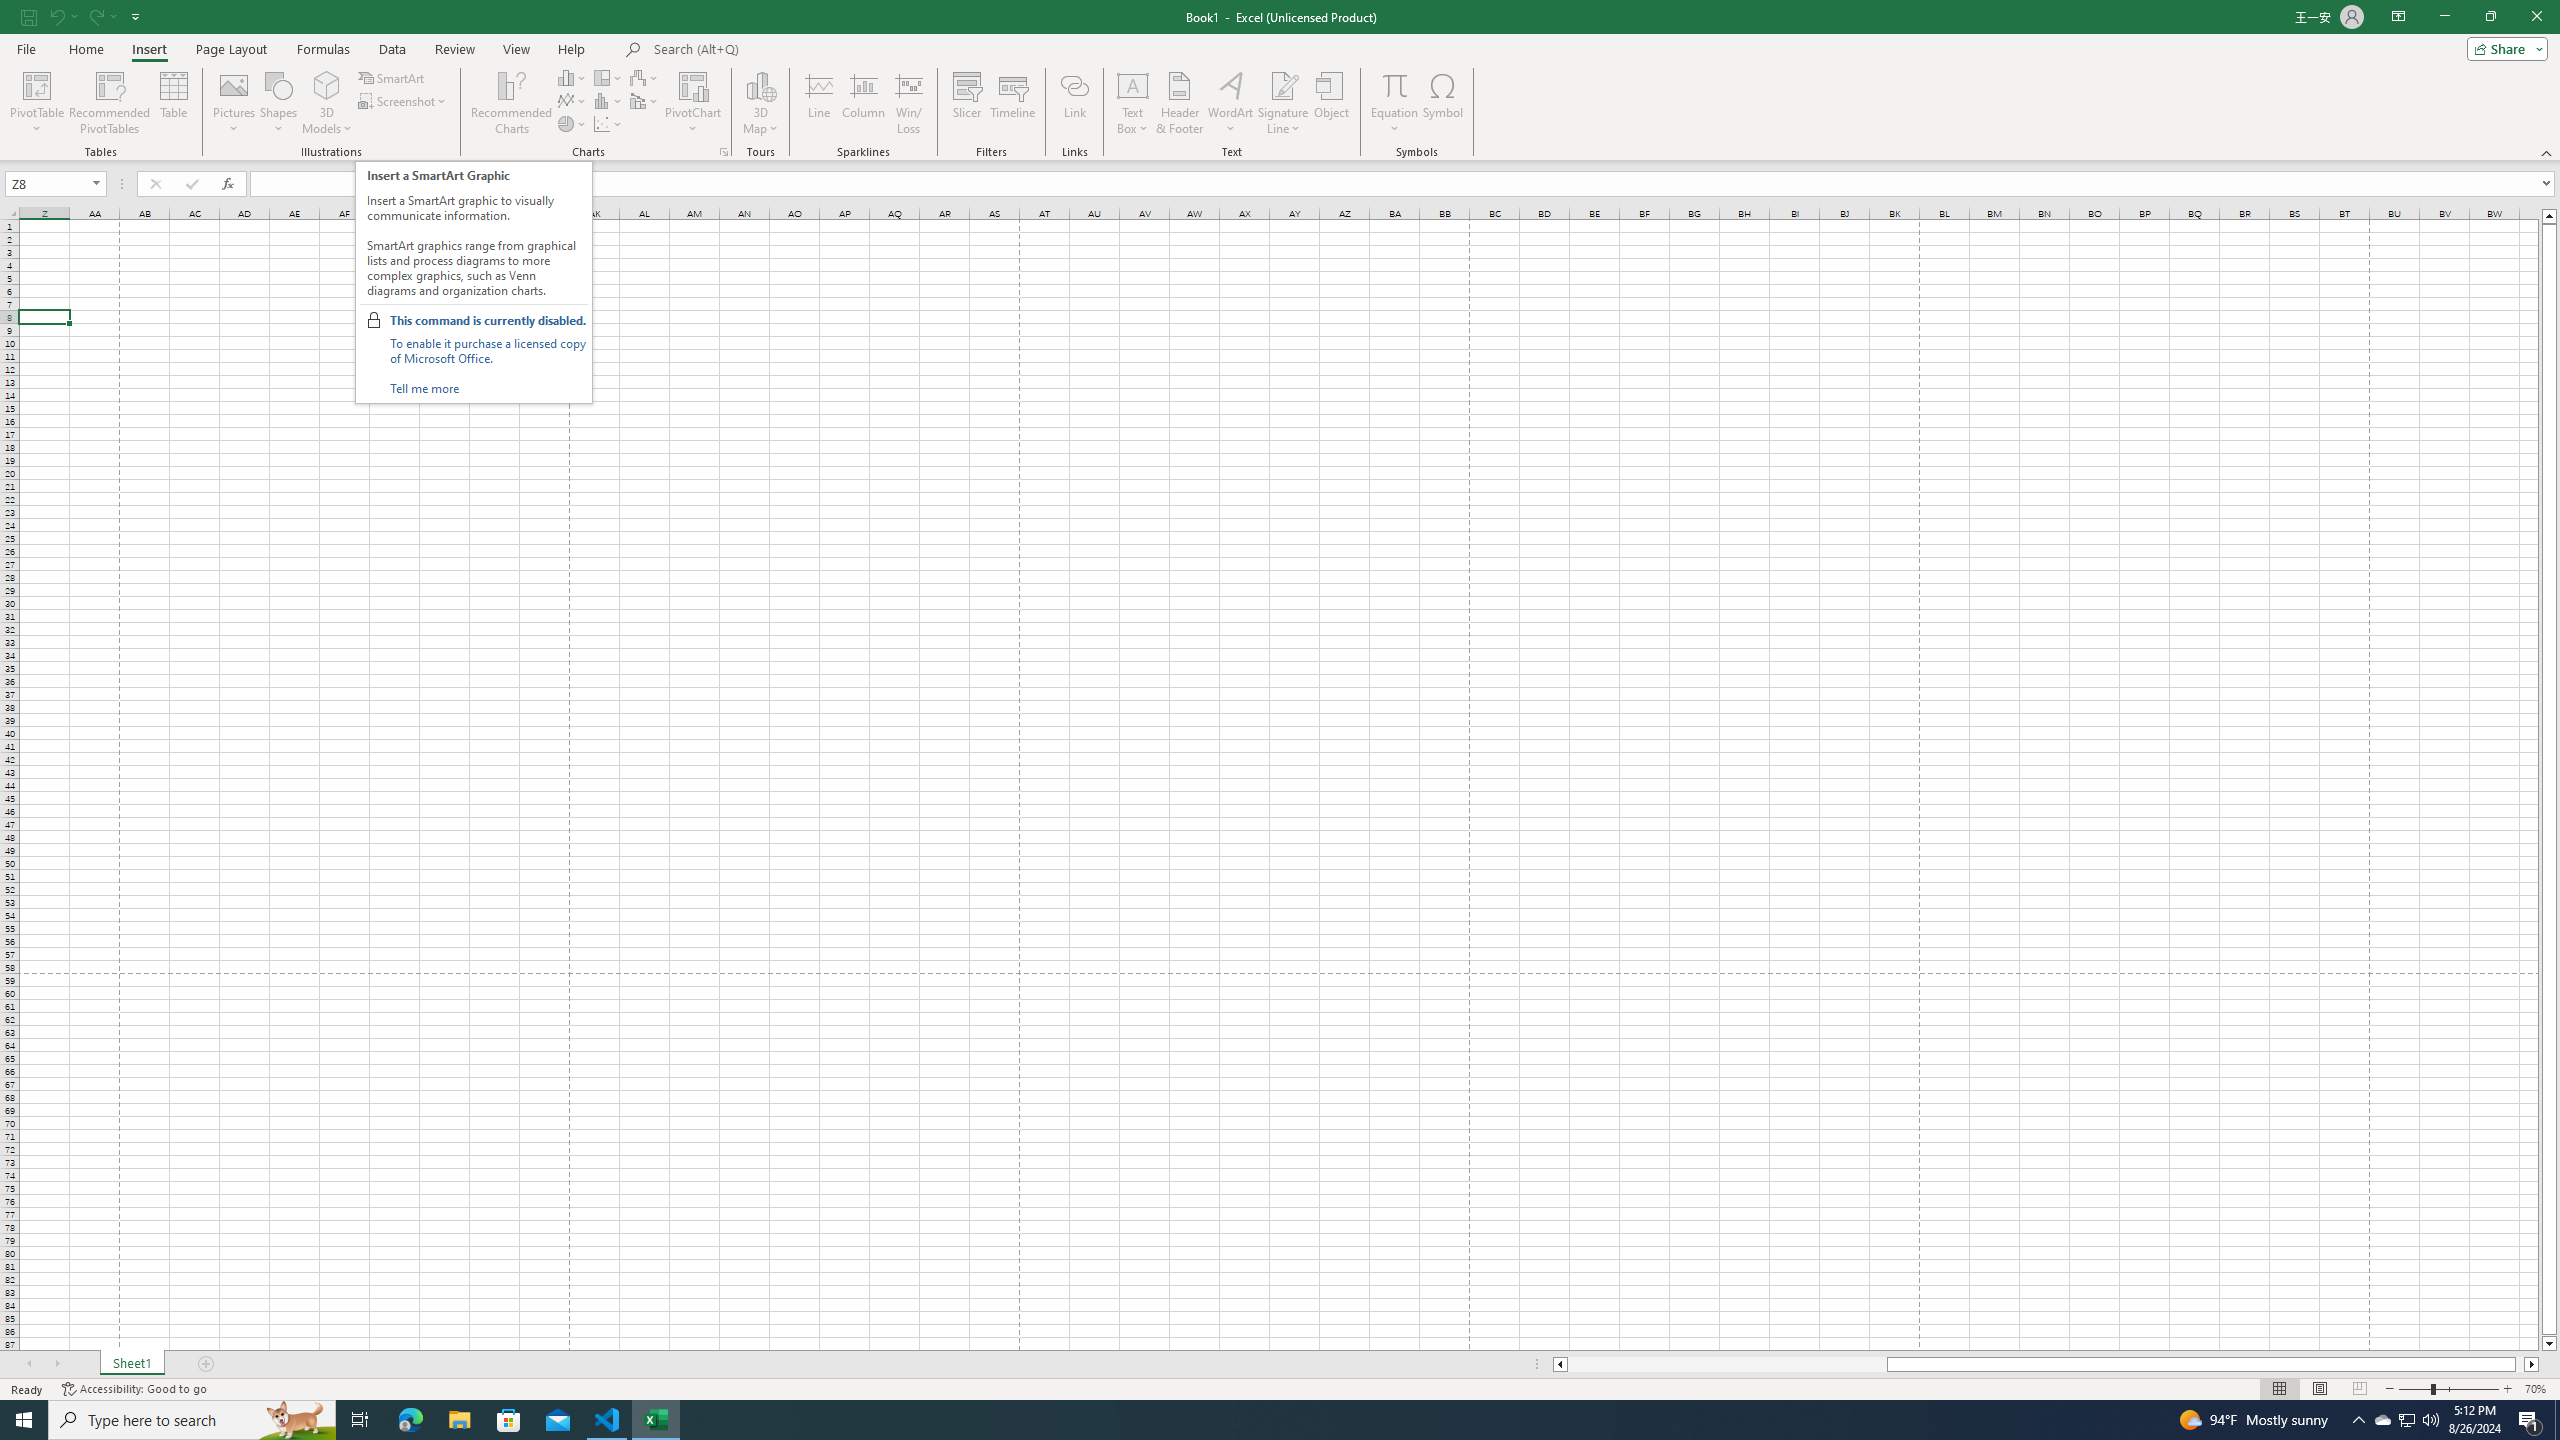  I want to click on 'Undo', so click(56, 15).